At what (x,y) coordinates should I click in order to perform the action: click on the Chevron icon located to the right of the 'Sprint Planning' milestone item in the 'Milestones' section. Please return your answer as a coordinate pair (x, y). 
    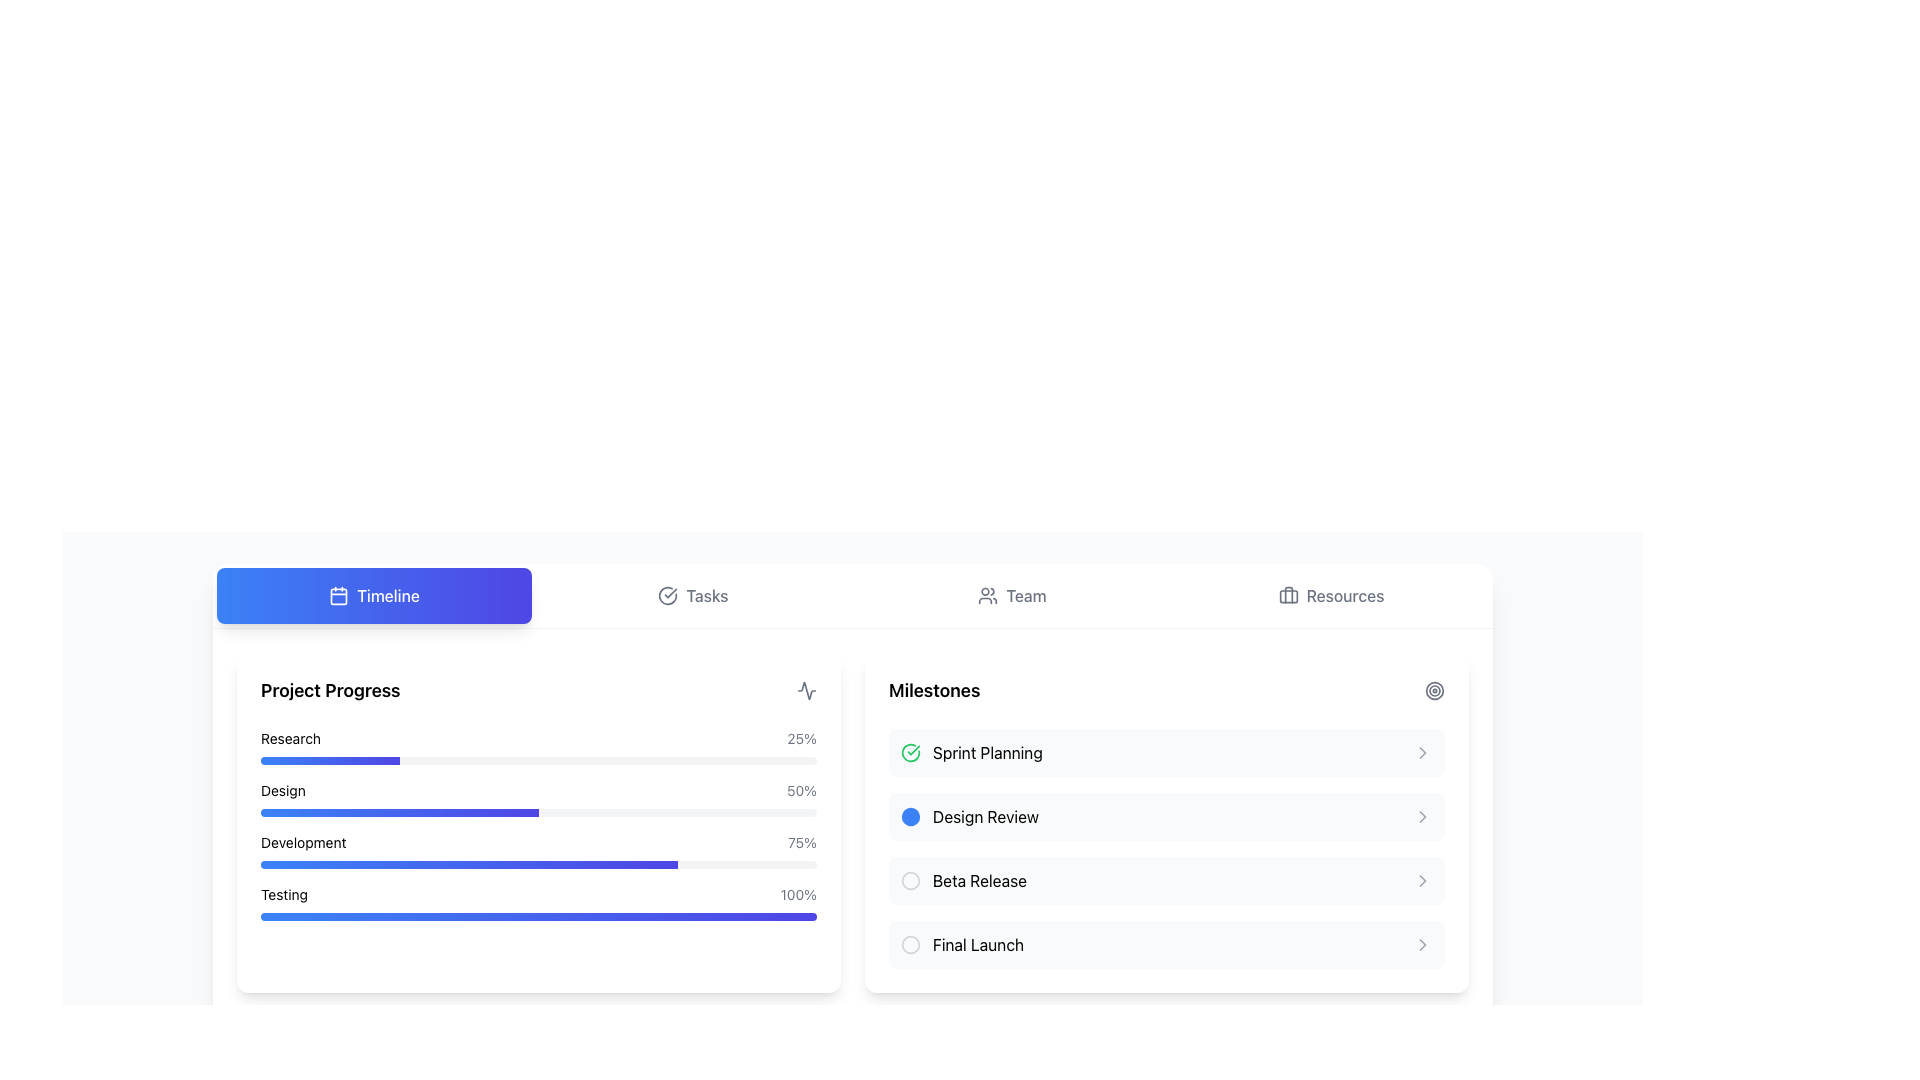
    Looking at the image, I should click on (1421, 752).